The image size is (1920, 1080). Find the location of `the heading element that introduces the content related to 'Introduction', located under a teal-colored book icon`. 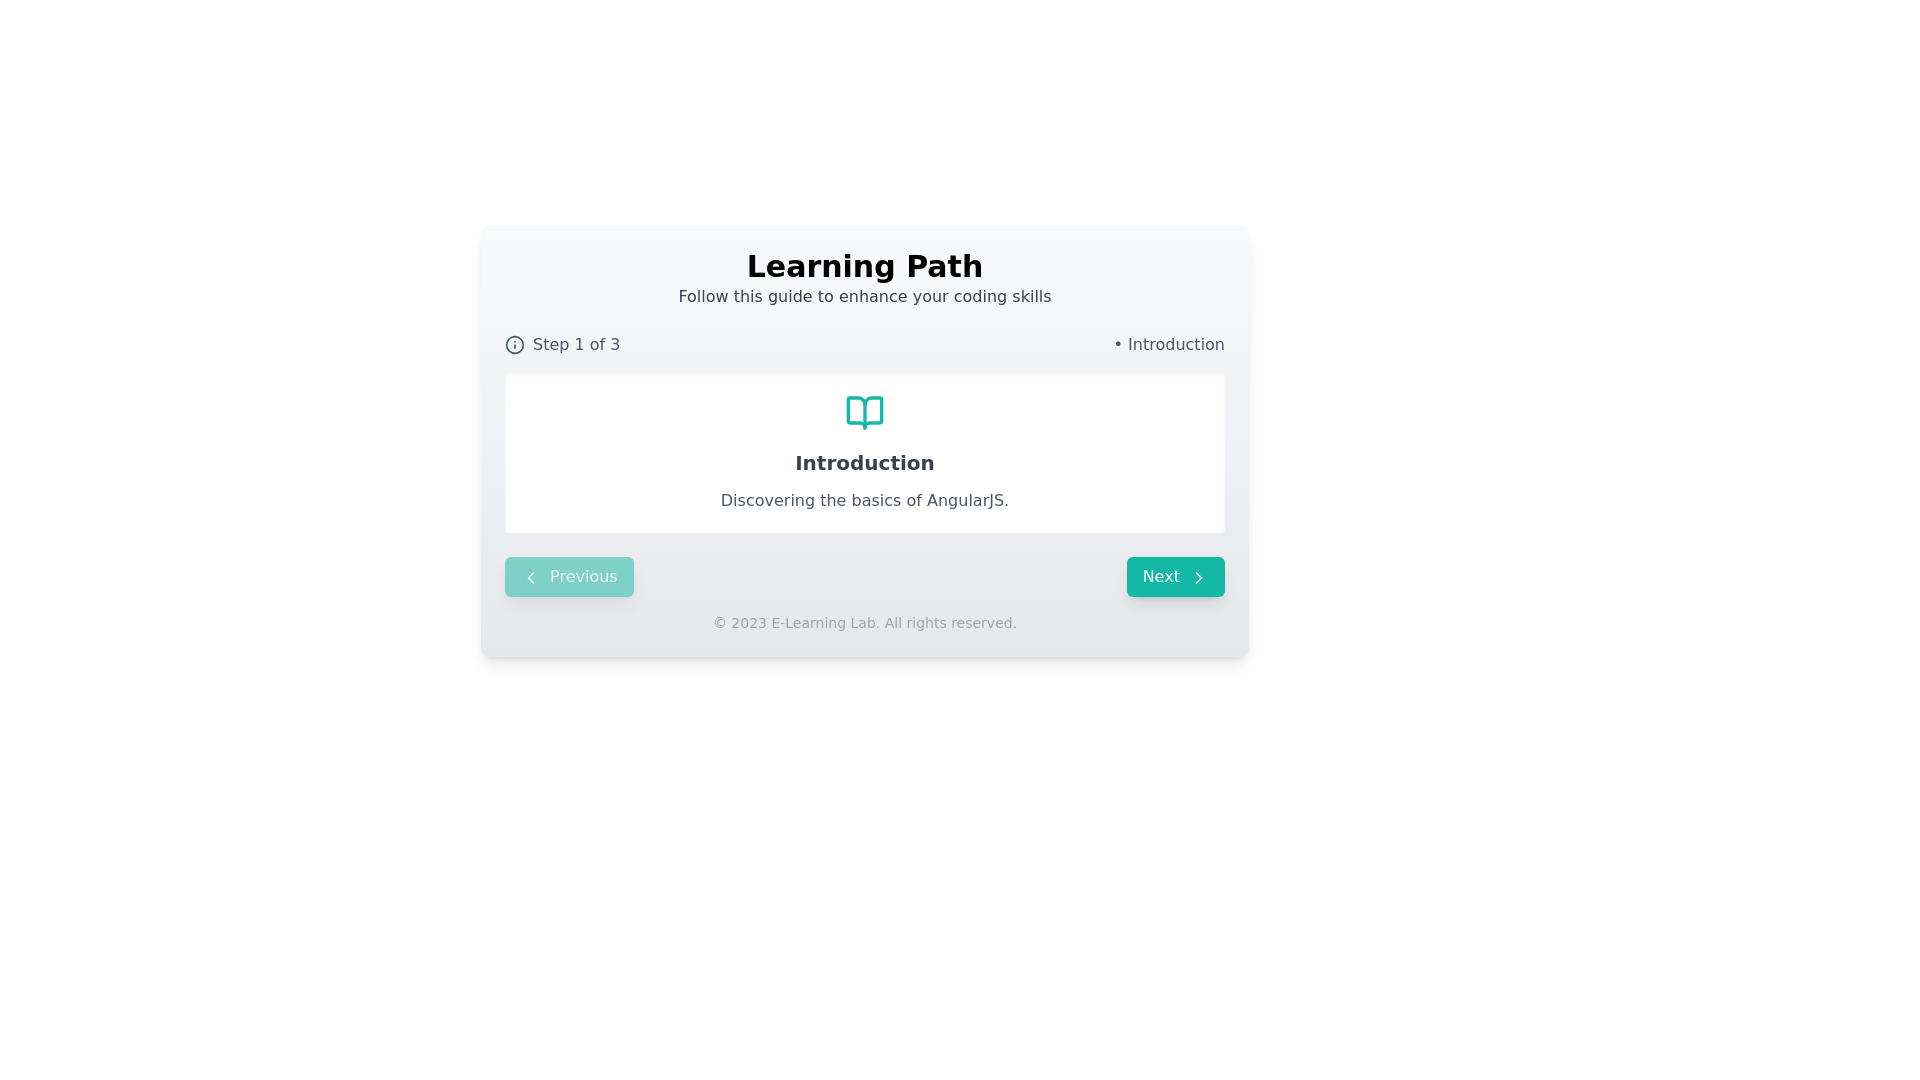

the heading element that introduces the content related to 'Introduction', located under a teal-colored book icon is located at coordinates (864, 462).